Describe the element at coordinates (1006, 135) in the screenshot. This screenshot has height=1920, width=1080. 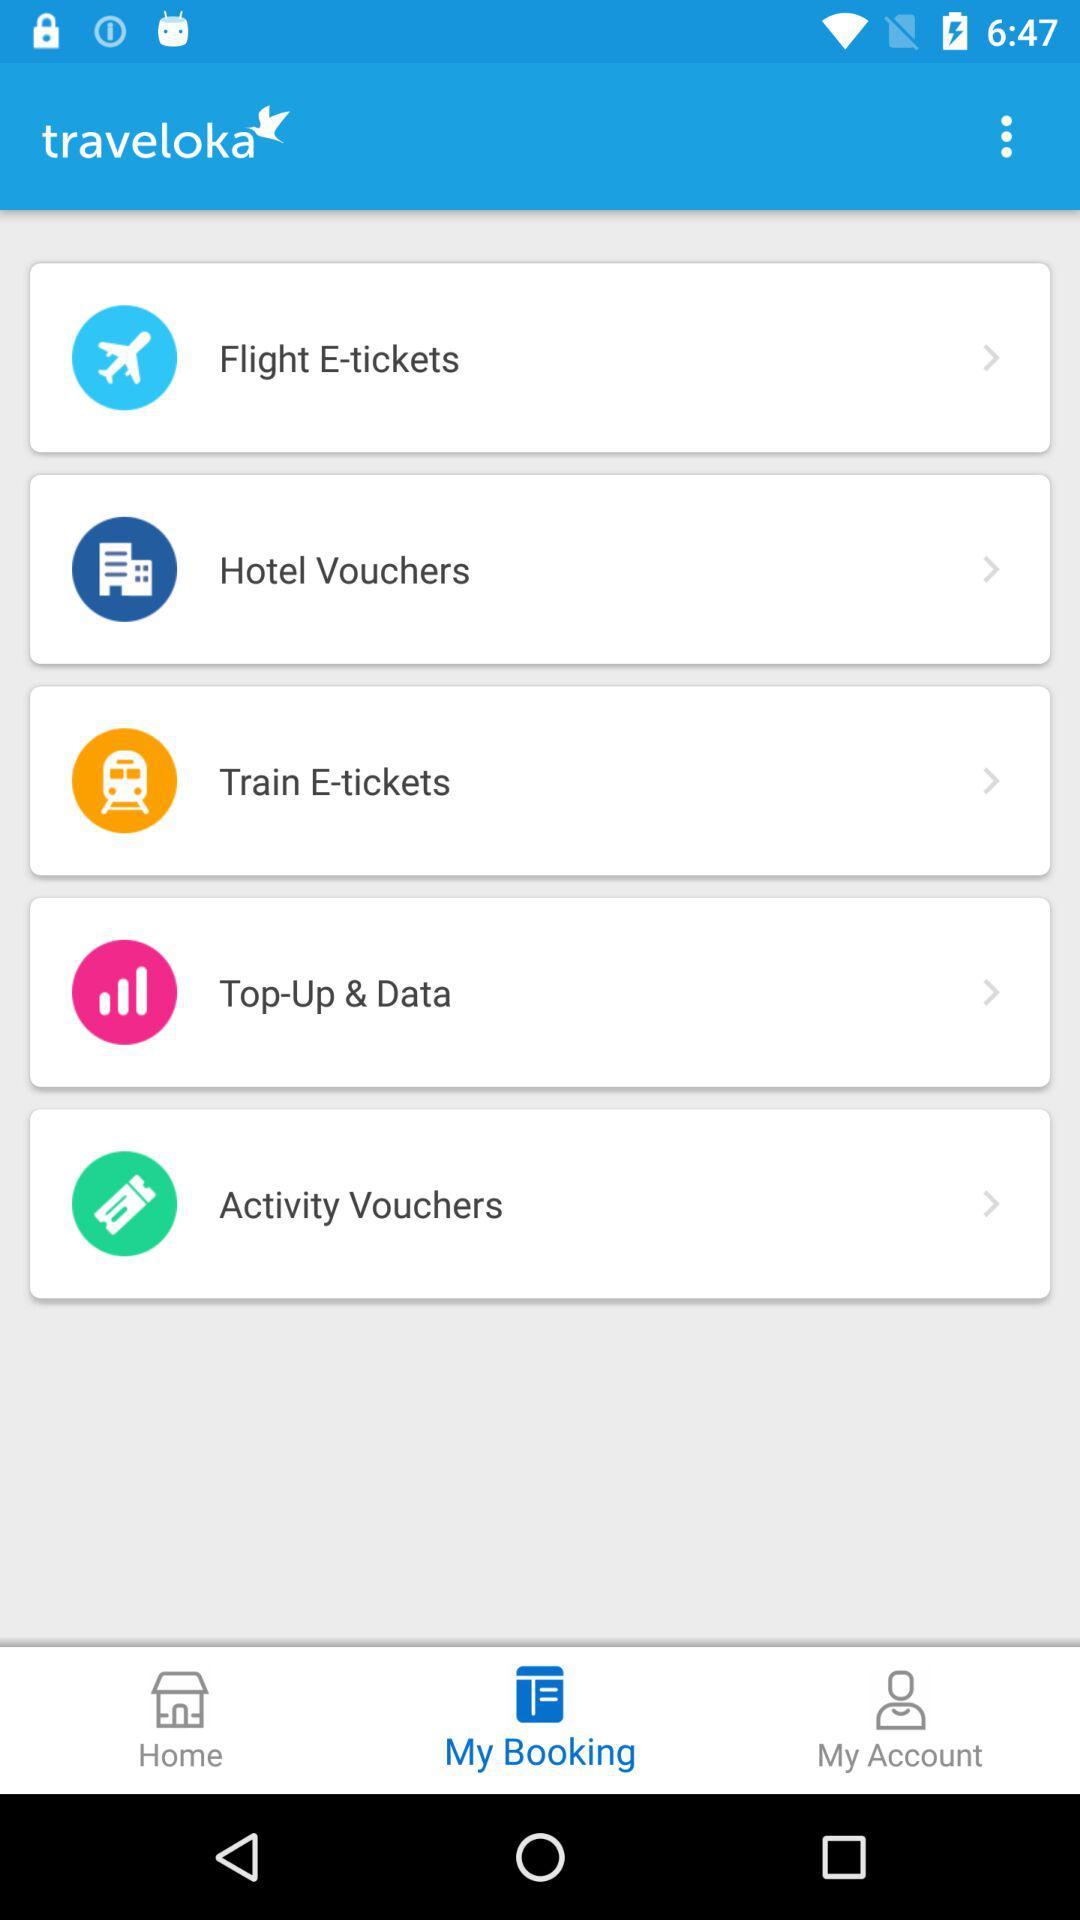
I see `main menu` at that location.